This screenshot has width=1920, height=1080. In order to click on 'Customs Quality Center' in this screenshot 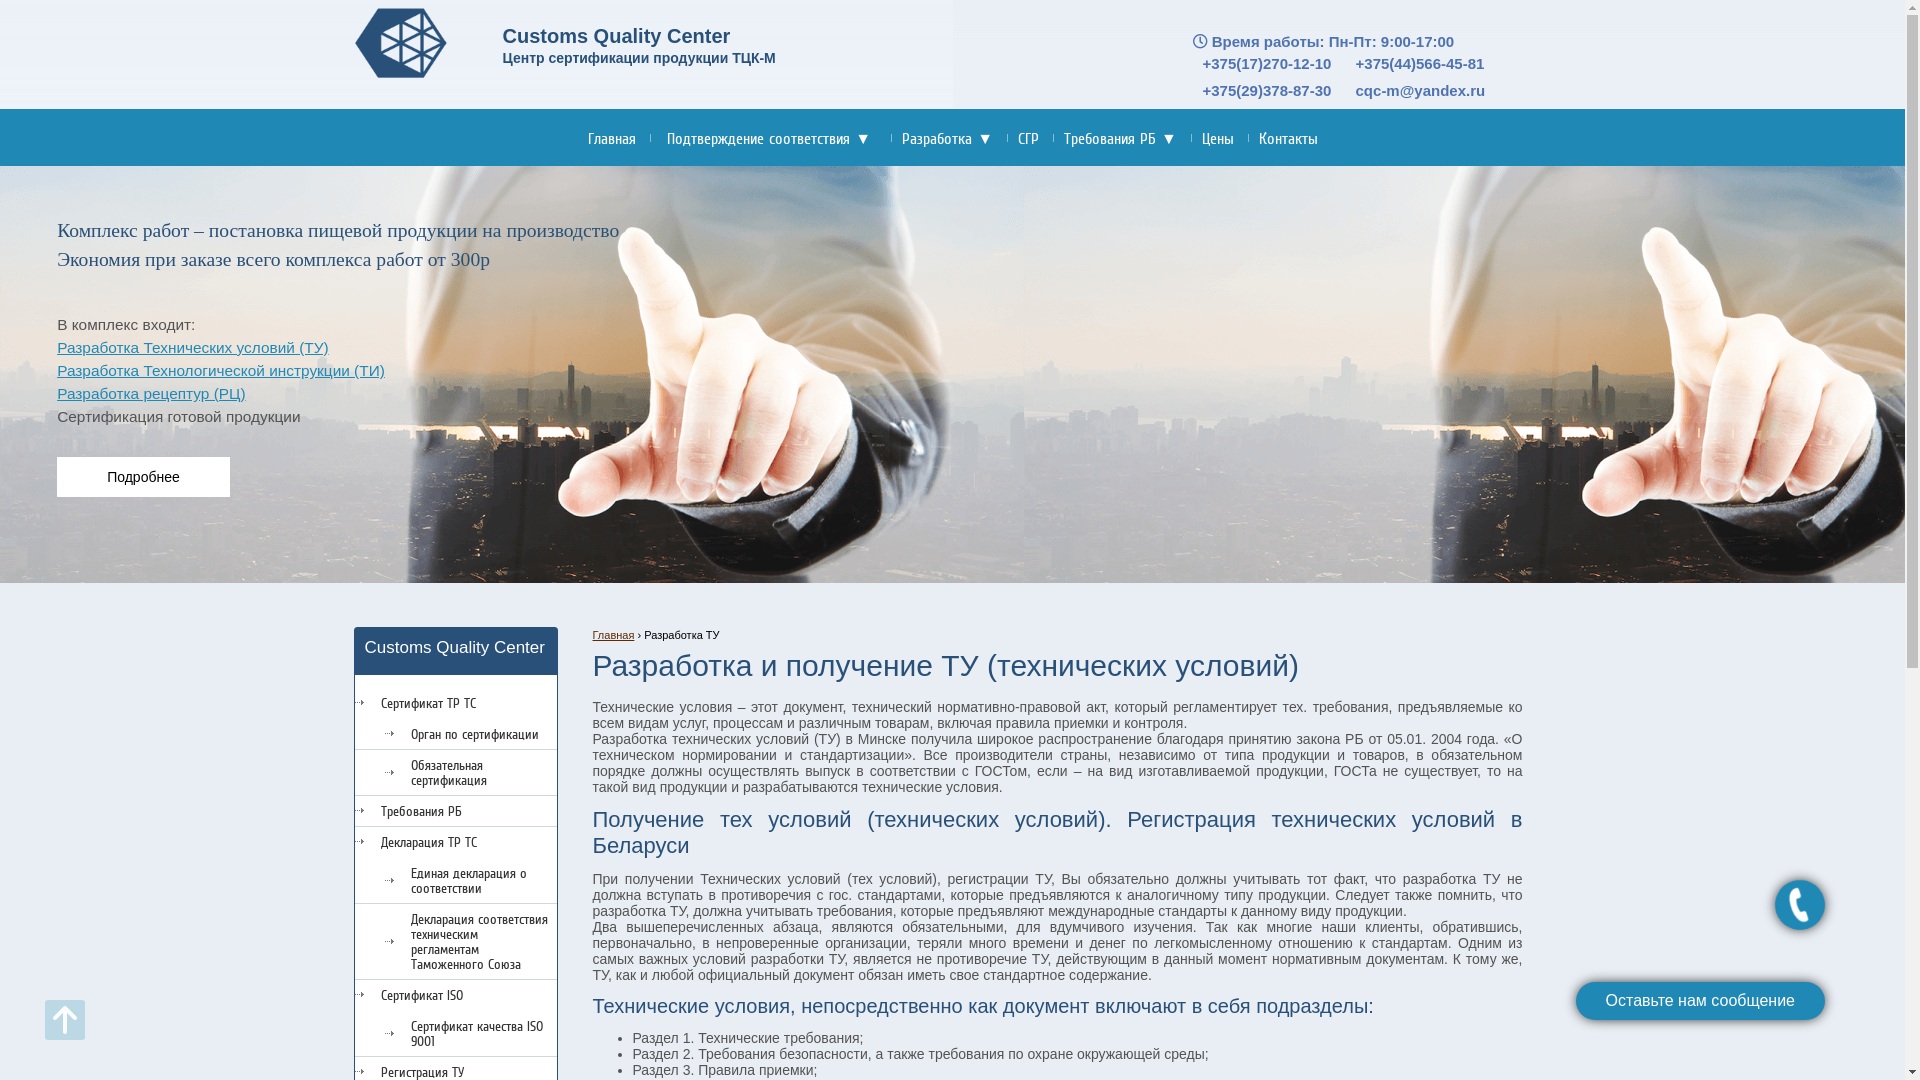, I will do `click(399, 43)`.